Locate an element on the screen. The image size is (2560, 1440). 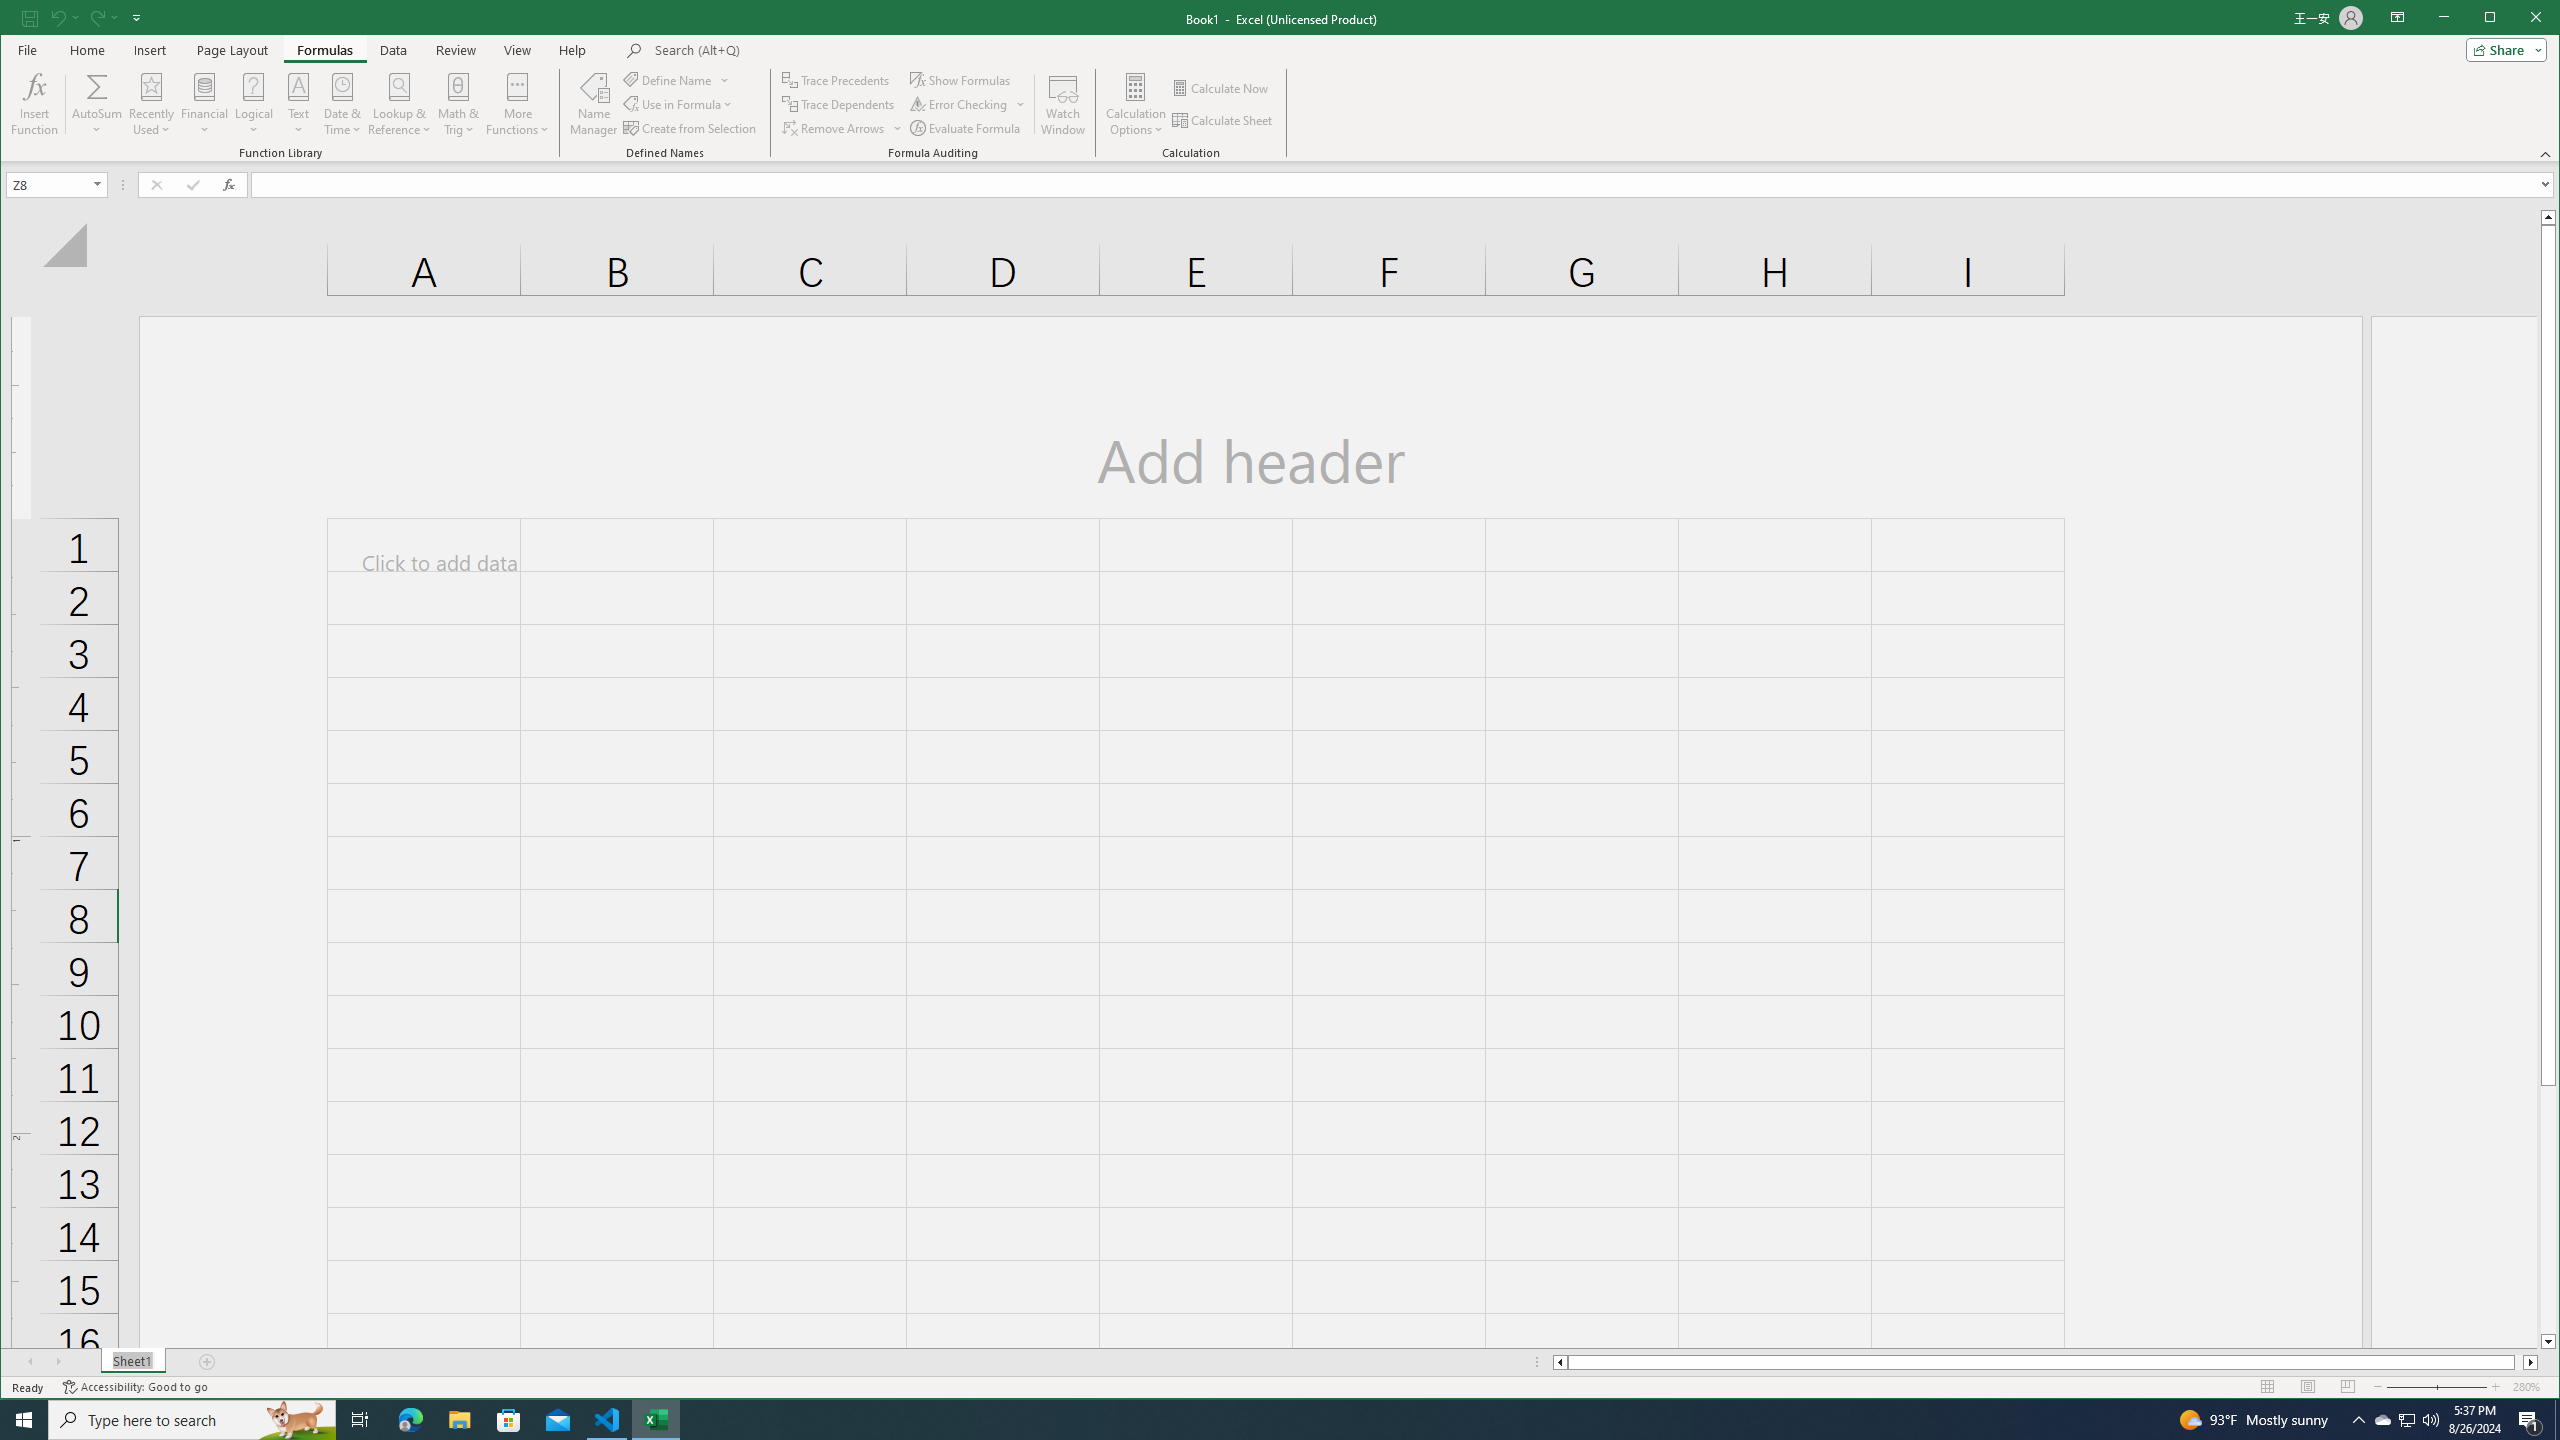
'Text' is located at coordinates (298, 103).